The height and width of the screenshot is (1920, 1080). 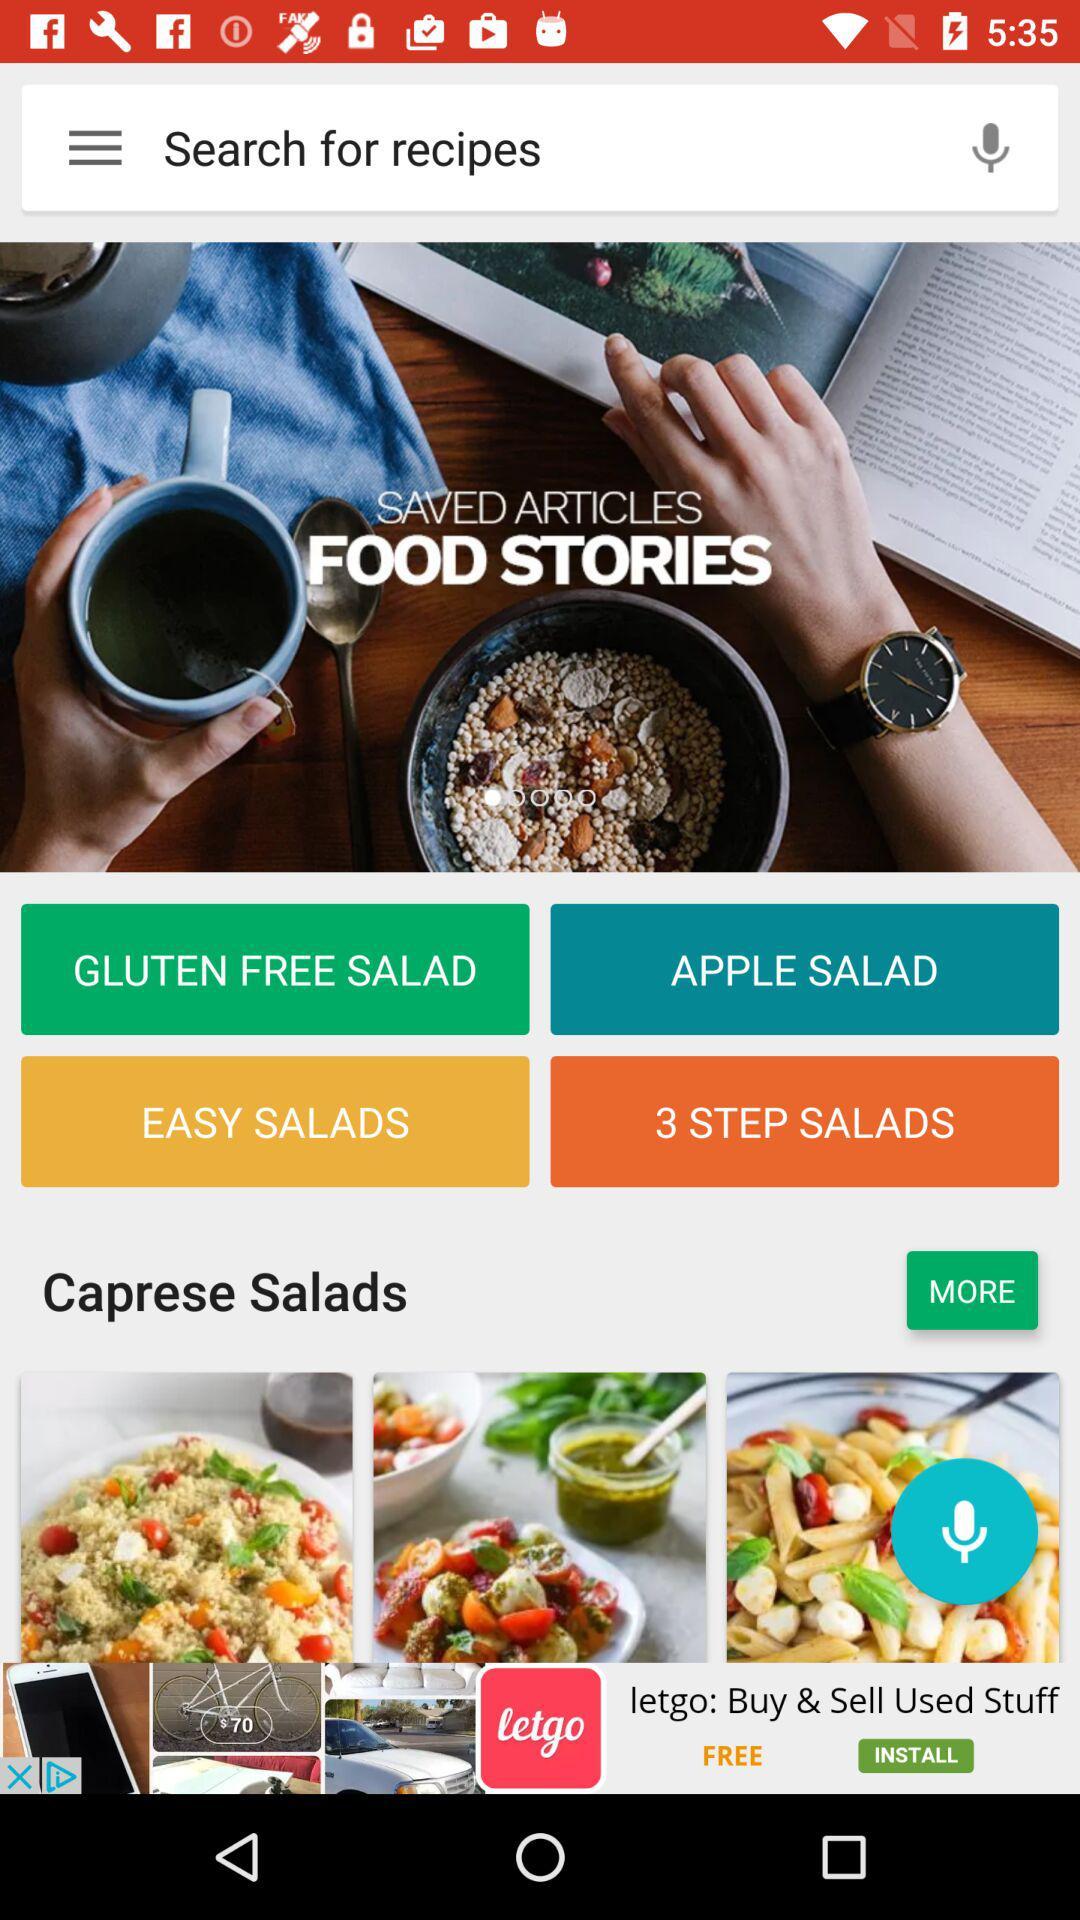 What do you see at coordinates (990, 146) in the screenshot?
I see `the microphone icon` at bounding box center [990, 146].